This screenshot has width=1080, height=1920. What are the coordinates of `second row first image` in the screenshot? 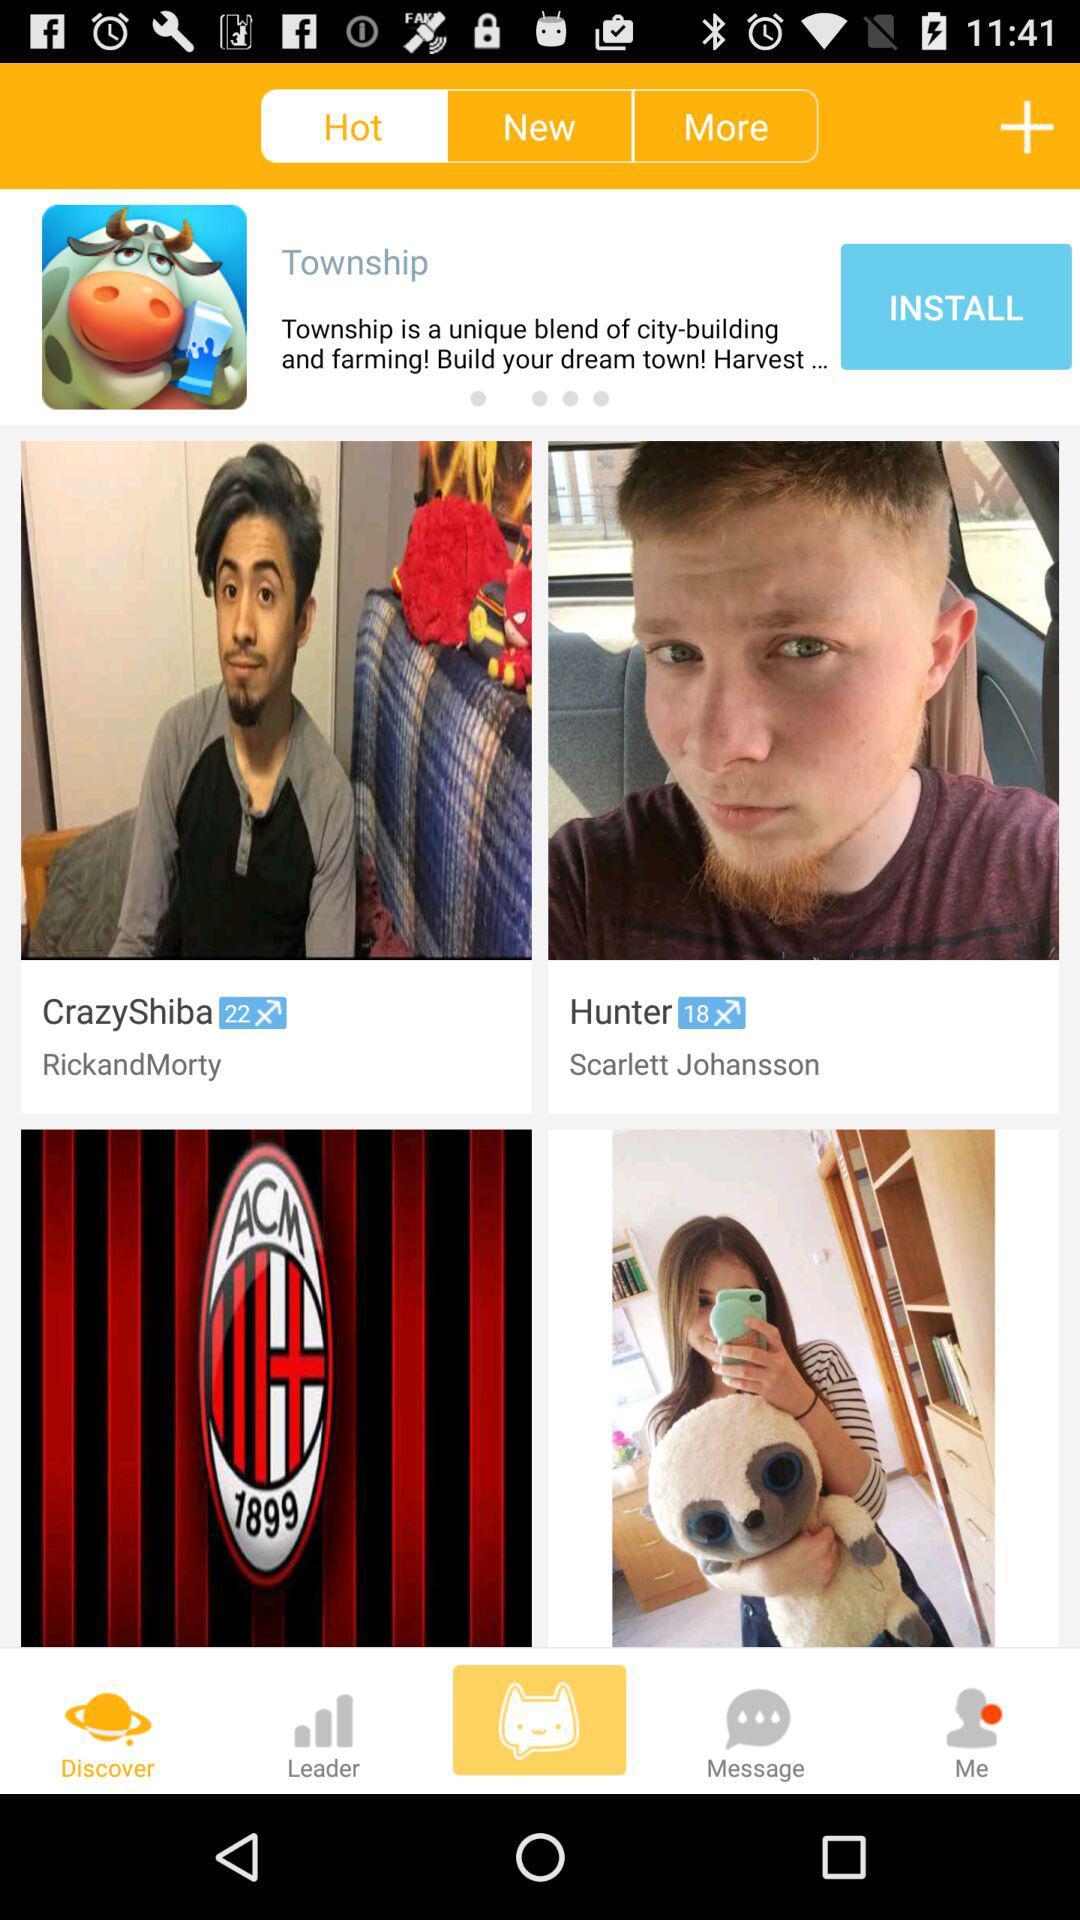 It's located at (276, 1387).